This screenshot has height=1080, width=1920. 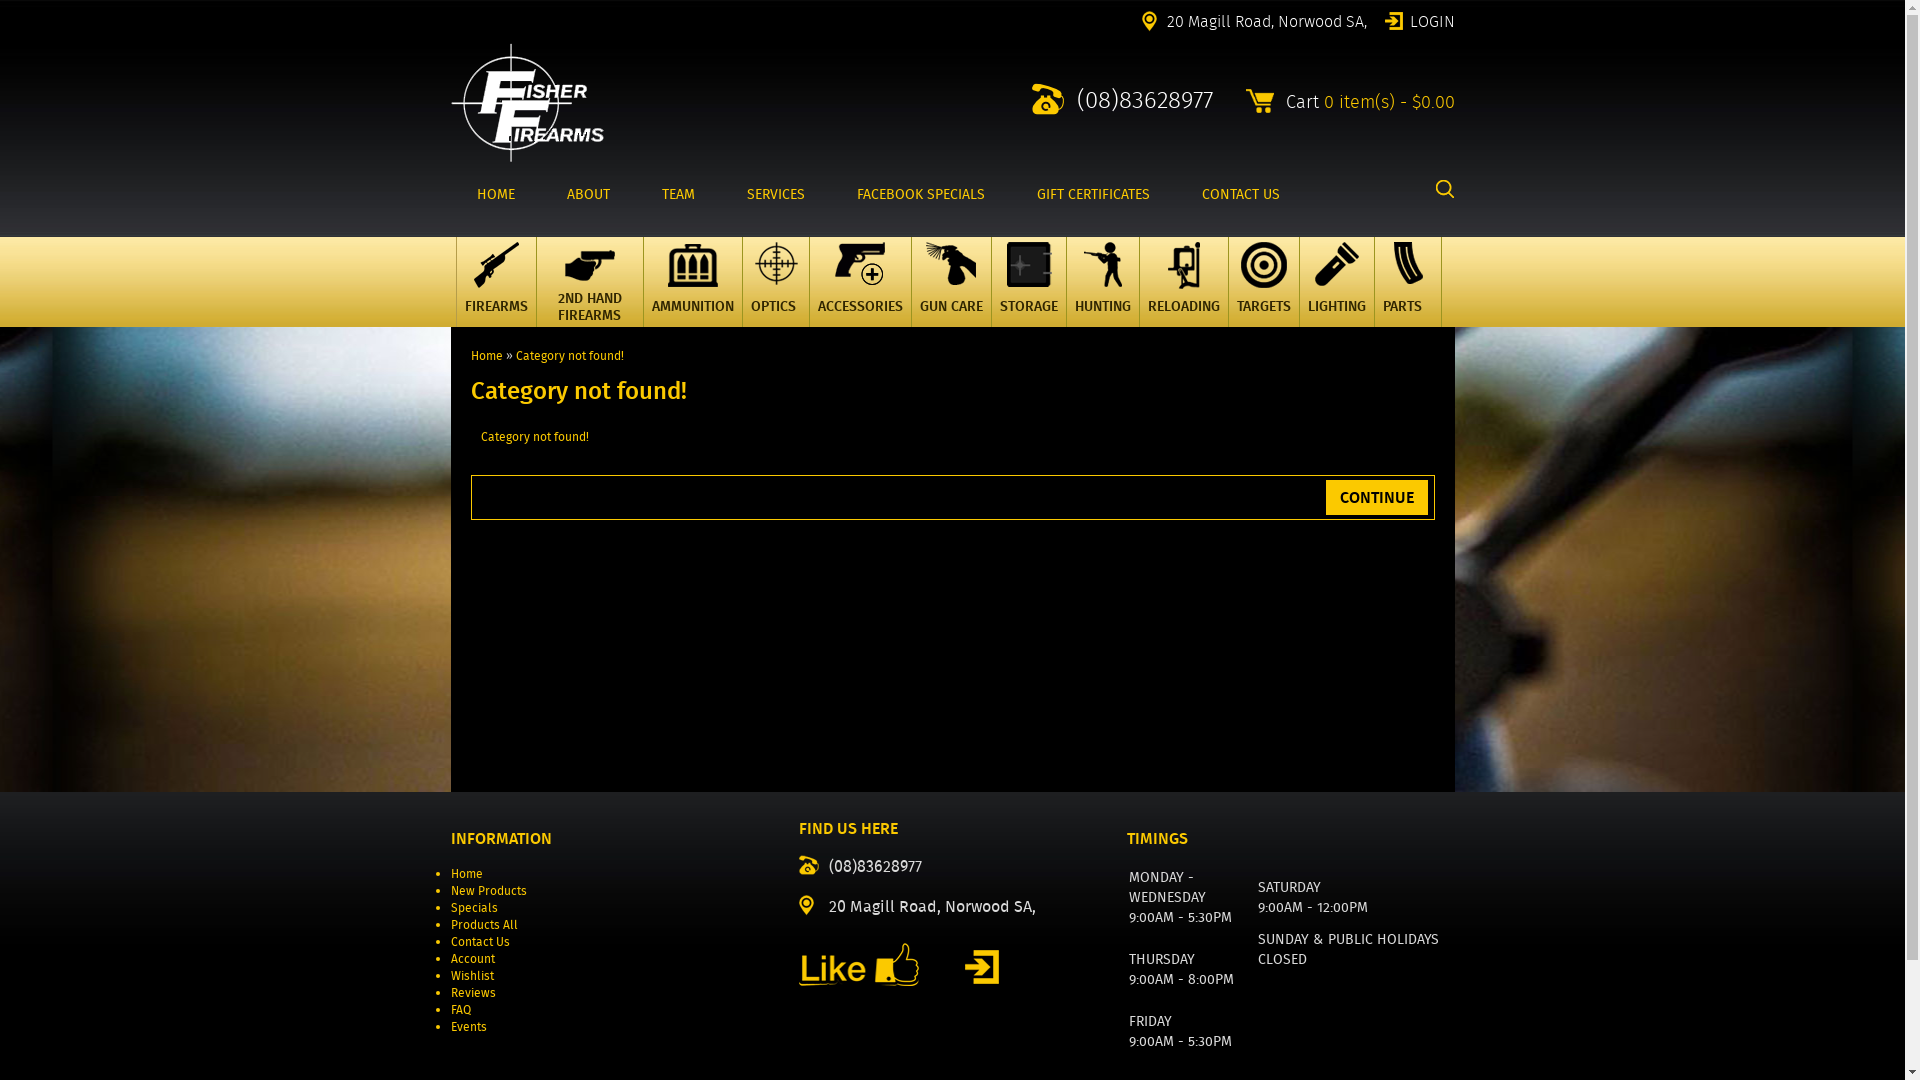 I want to click on 'AMMUNITION', so click(x=691, y=281).